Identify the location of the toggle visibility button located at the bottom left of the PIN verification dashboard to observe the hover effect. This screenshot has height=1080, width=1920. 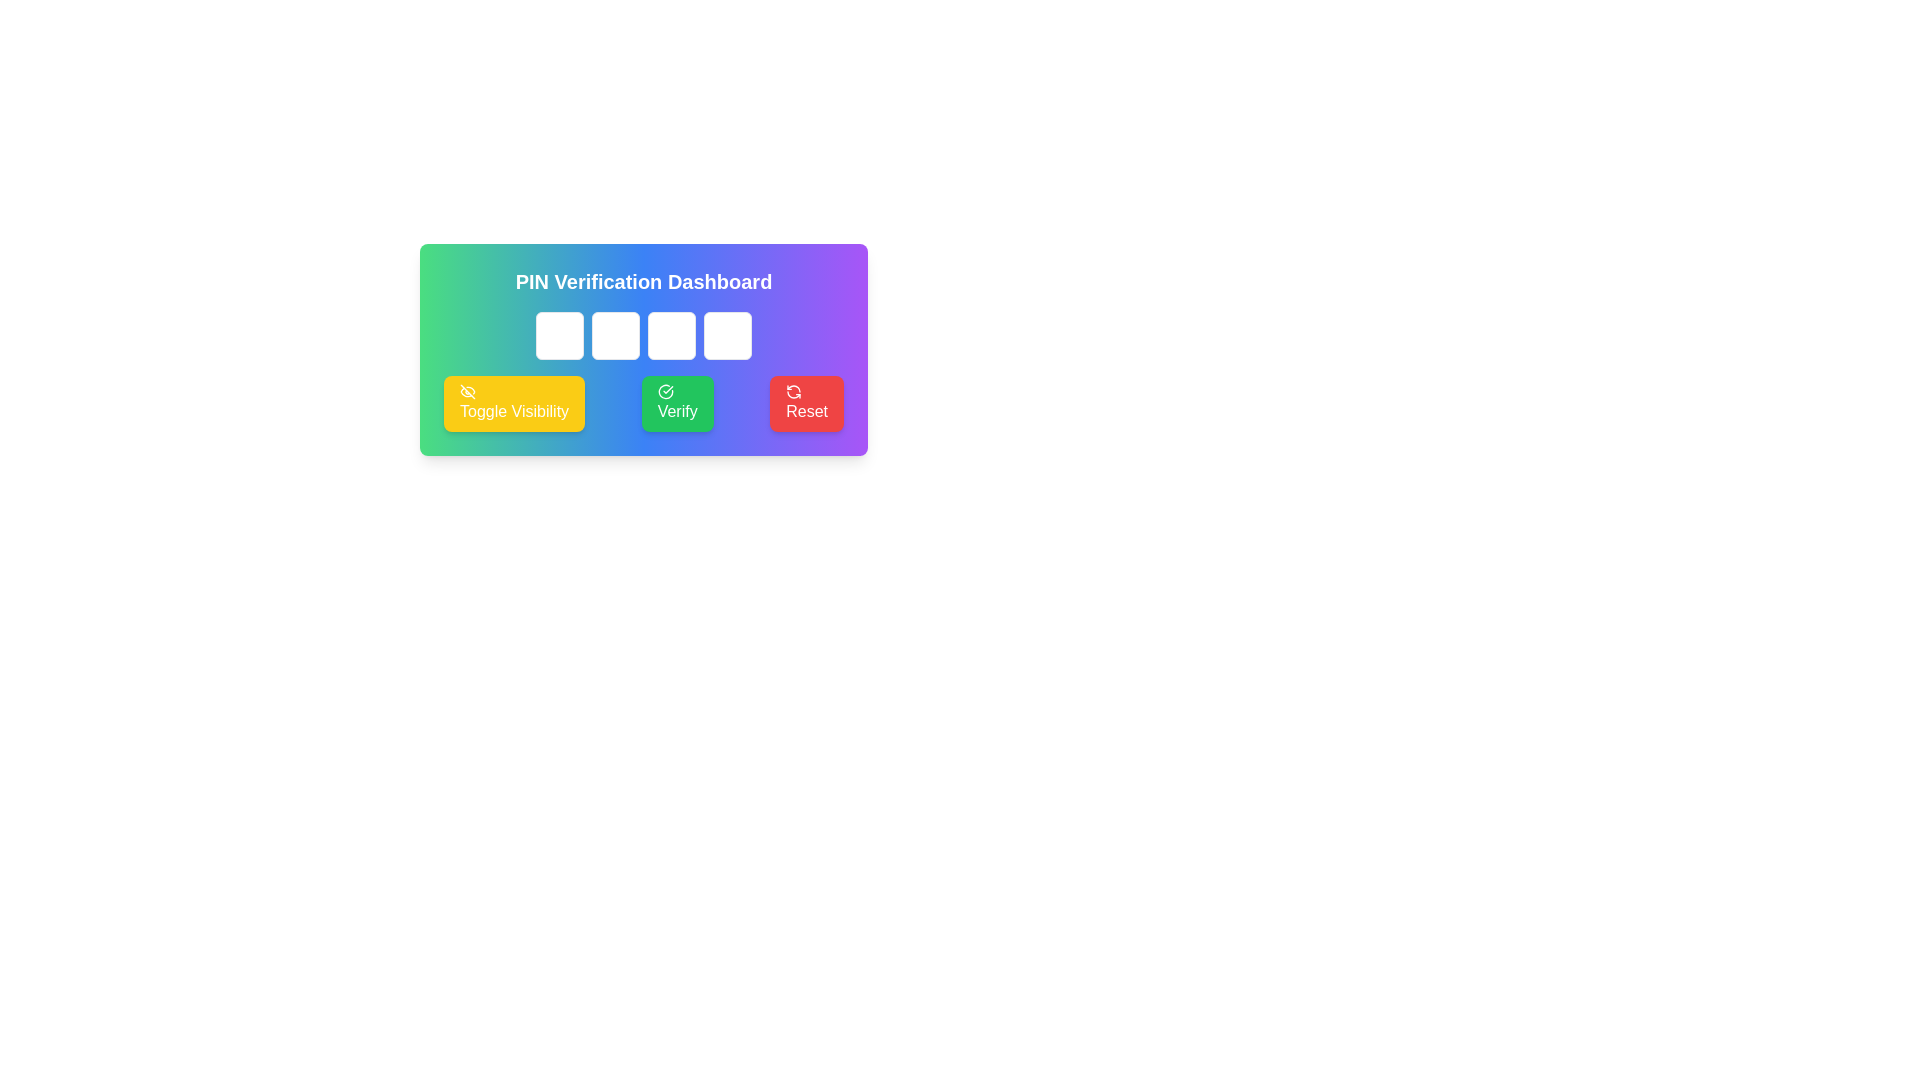
(514, 404).